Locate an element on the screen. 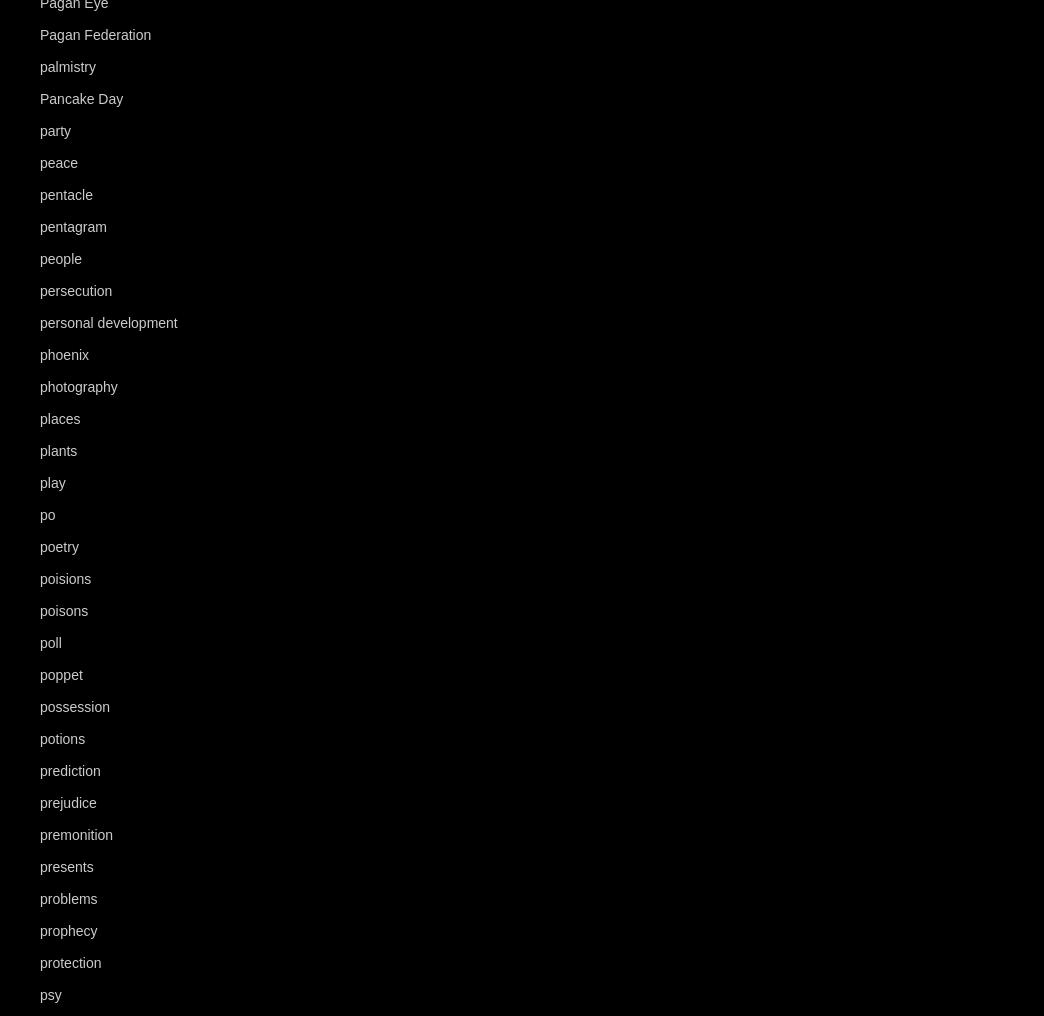  '(29)' is located at coordinates (113, 929).